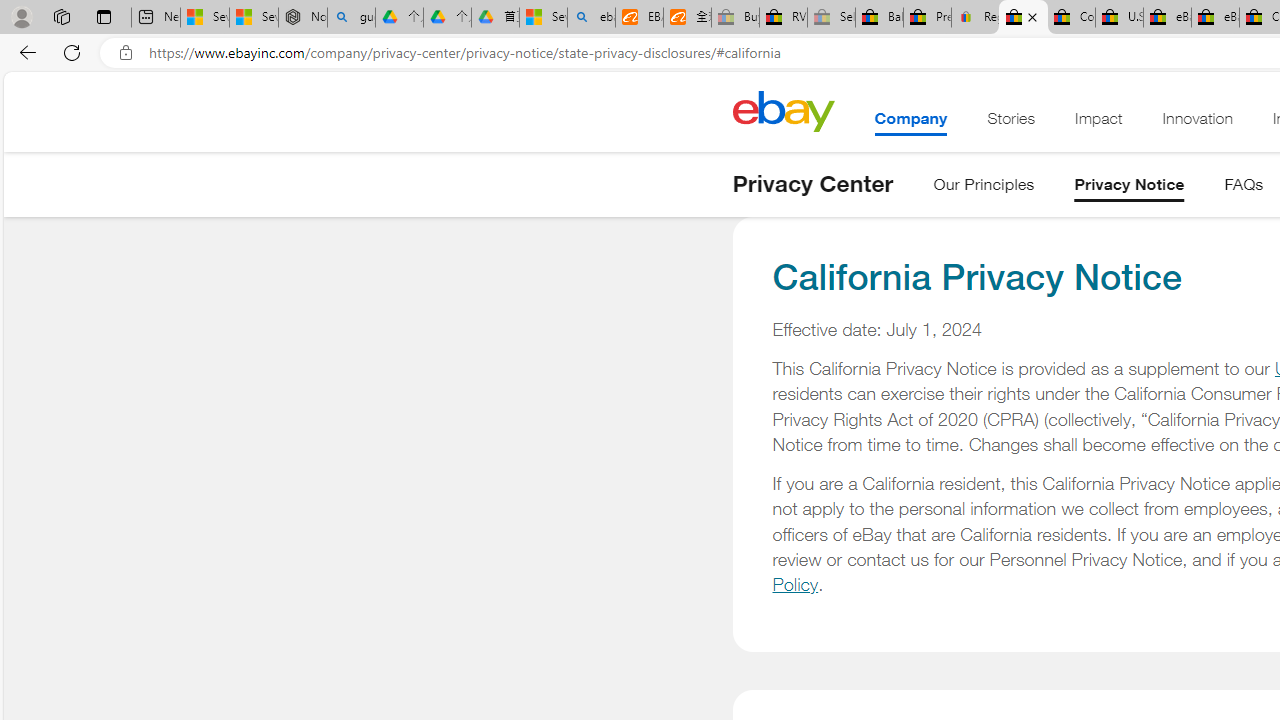  I want to click on 'eBay Inc. Reports Third Quarter 2023 Results', so click(1214, 17).